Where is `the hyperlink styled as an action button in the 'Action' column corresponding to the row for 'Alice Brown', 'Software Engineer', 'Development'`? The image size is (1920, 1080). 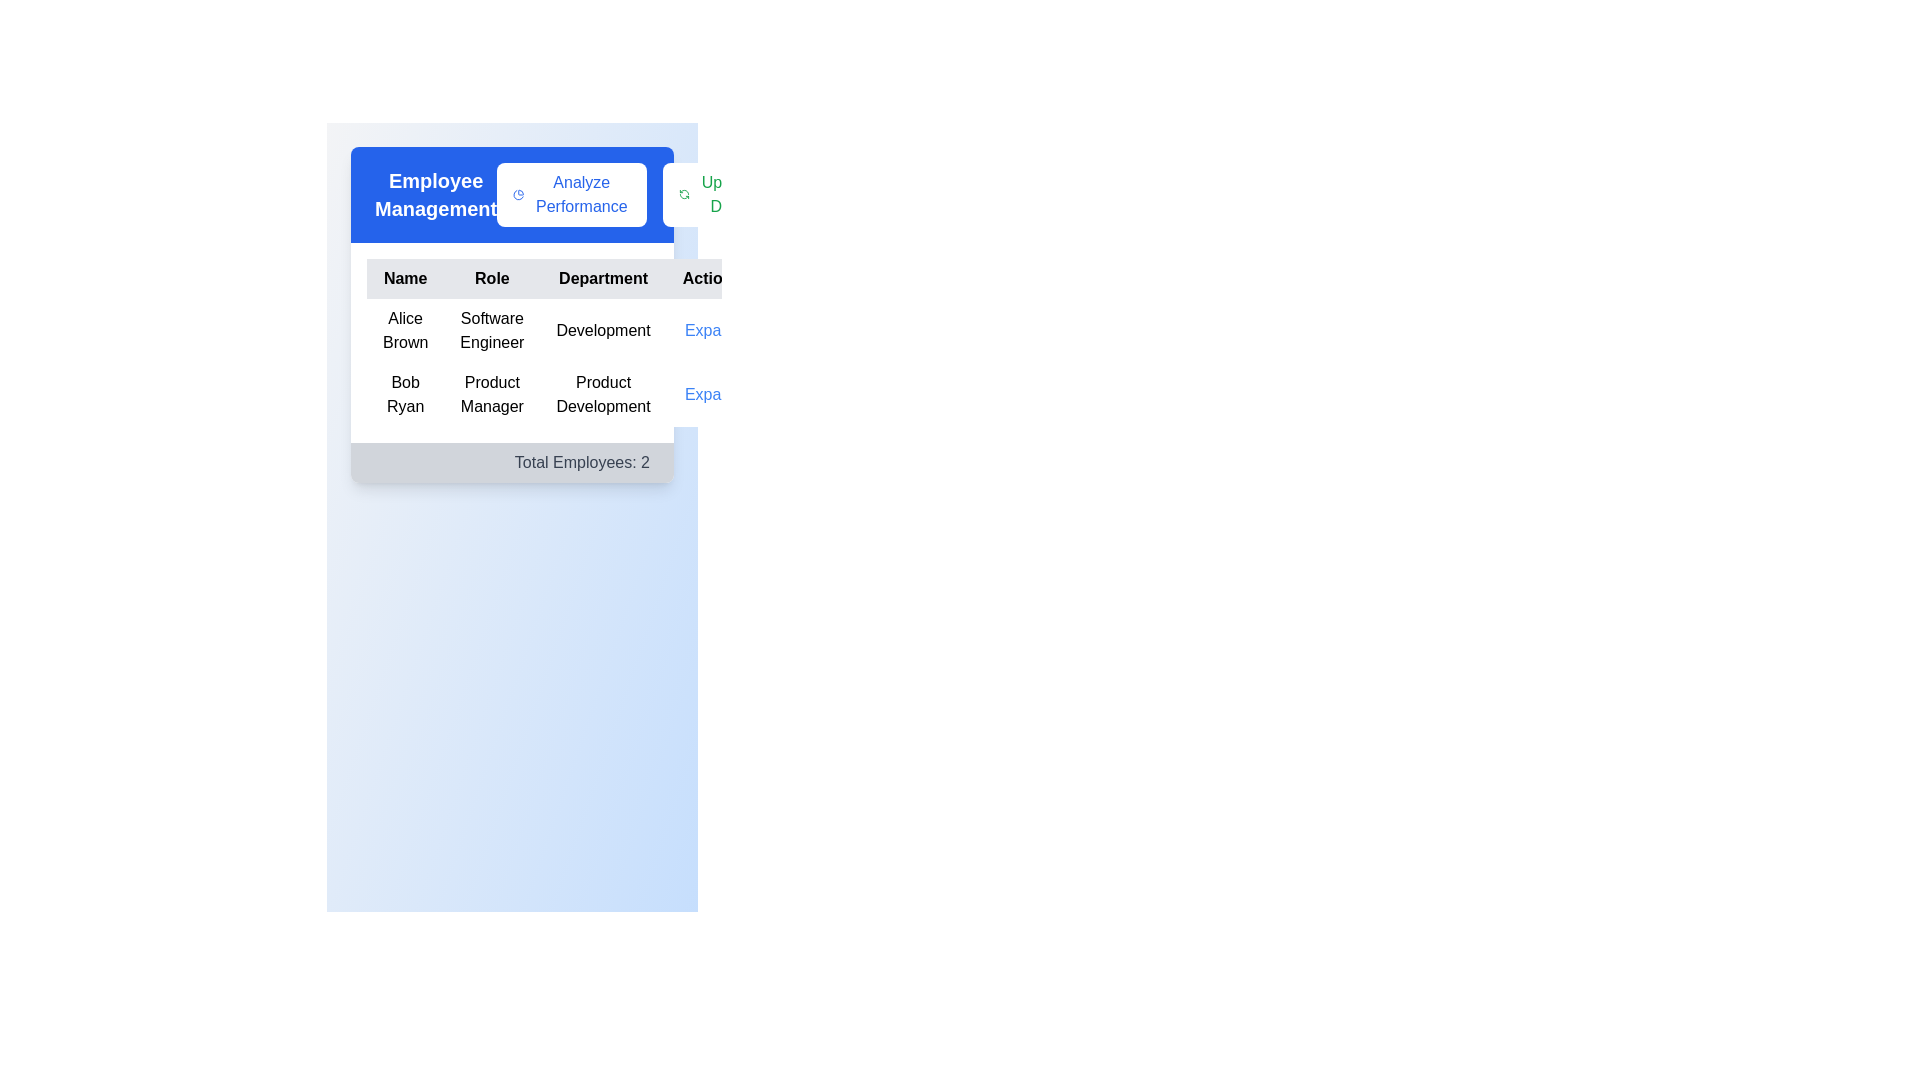
the hyperlink styled as an action button in the 'Action' column corresponding to the row for 'Alice Brown', 'Software Engineer', 'Development' is located at coordinates (711, 330).